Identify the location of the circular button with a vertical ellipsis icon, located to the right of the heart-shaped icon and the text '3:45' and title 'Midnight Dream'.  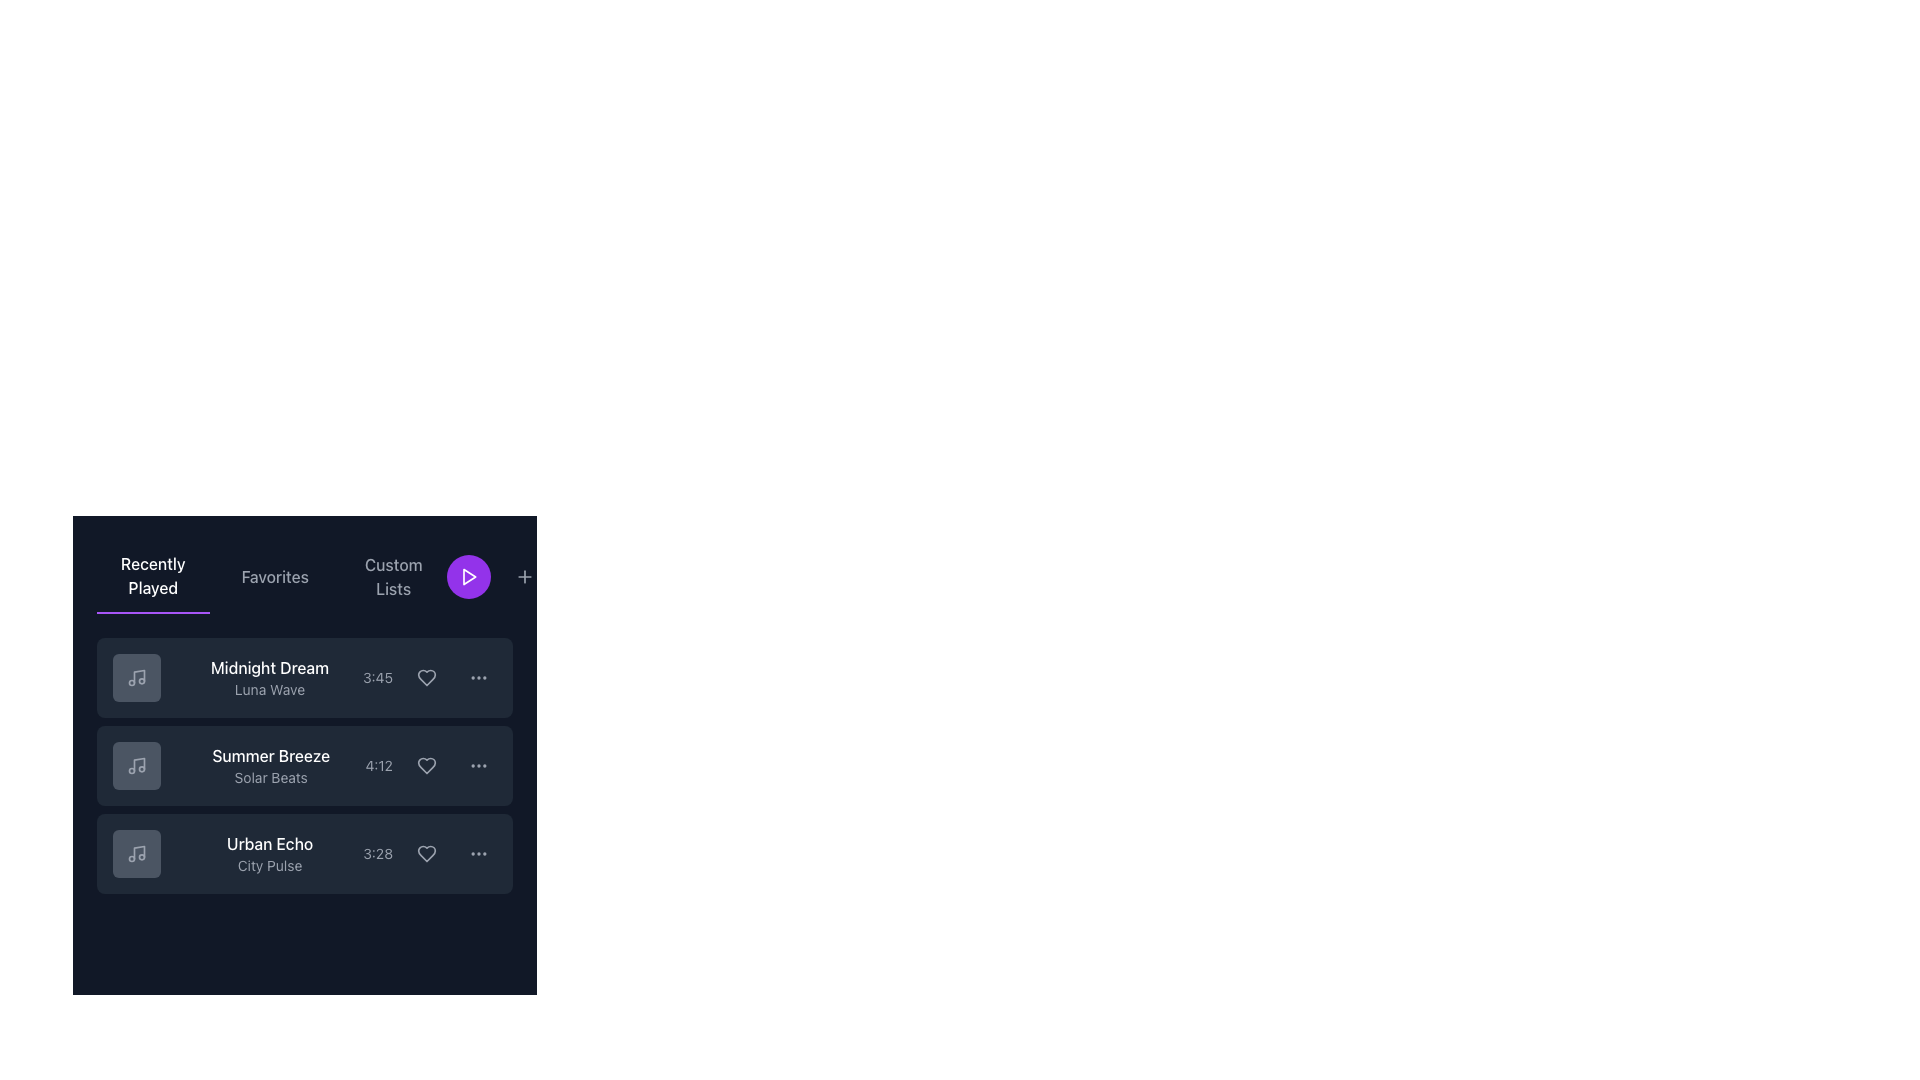
(478, 677).